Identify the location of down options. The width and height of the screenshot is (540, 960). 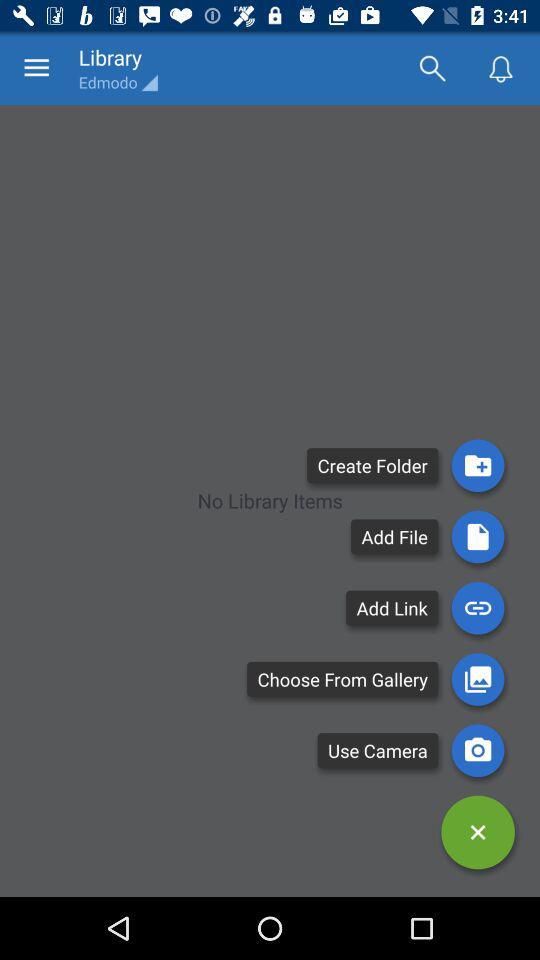
(477, 832).